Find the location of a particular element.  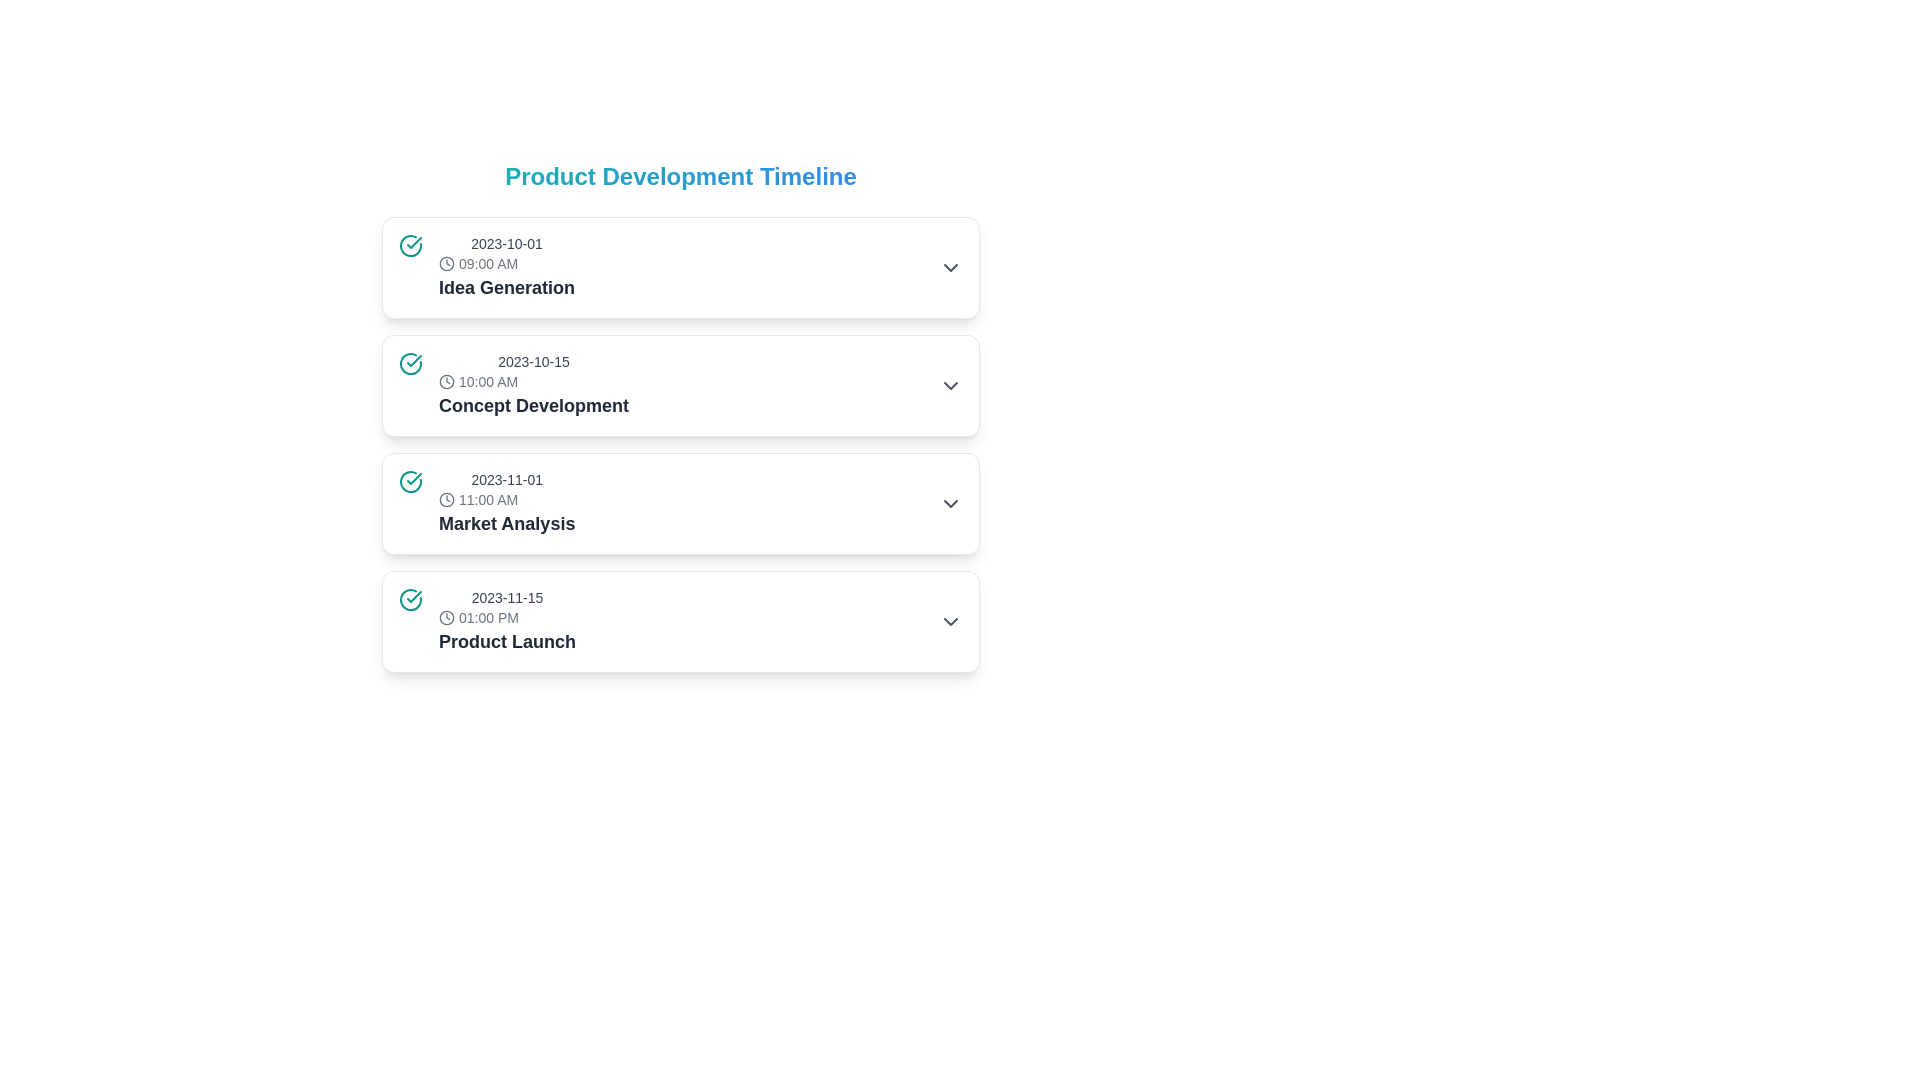

the third item in the timeline under 'Product Development Timeline' is located at coordinates (681, 503).